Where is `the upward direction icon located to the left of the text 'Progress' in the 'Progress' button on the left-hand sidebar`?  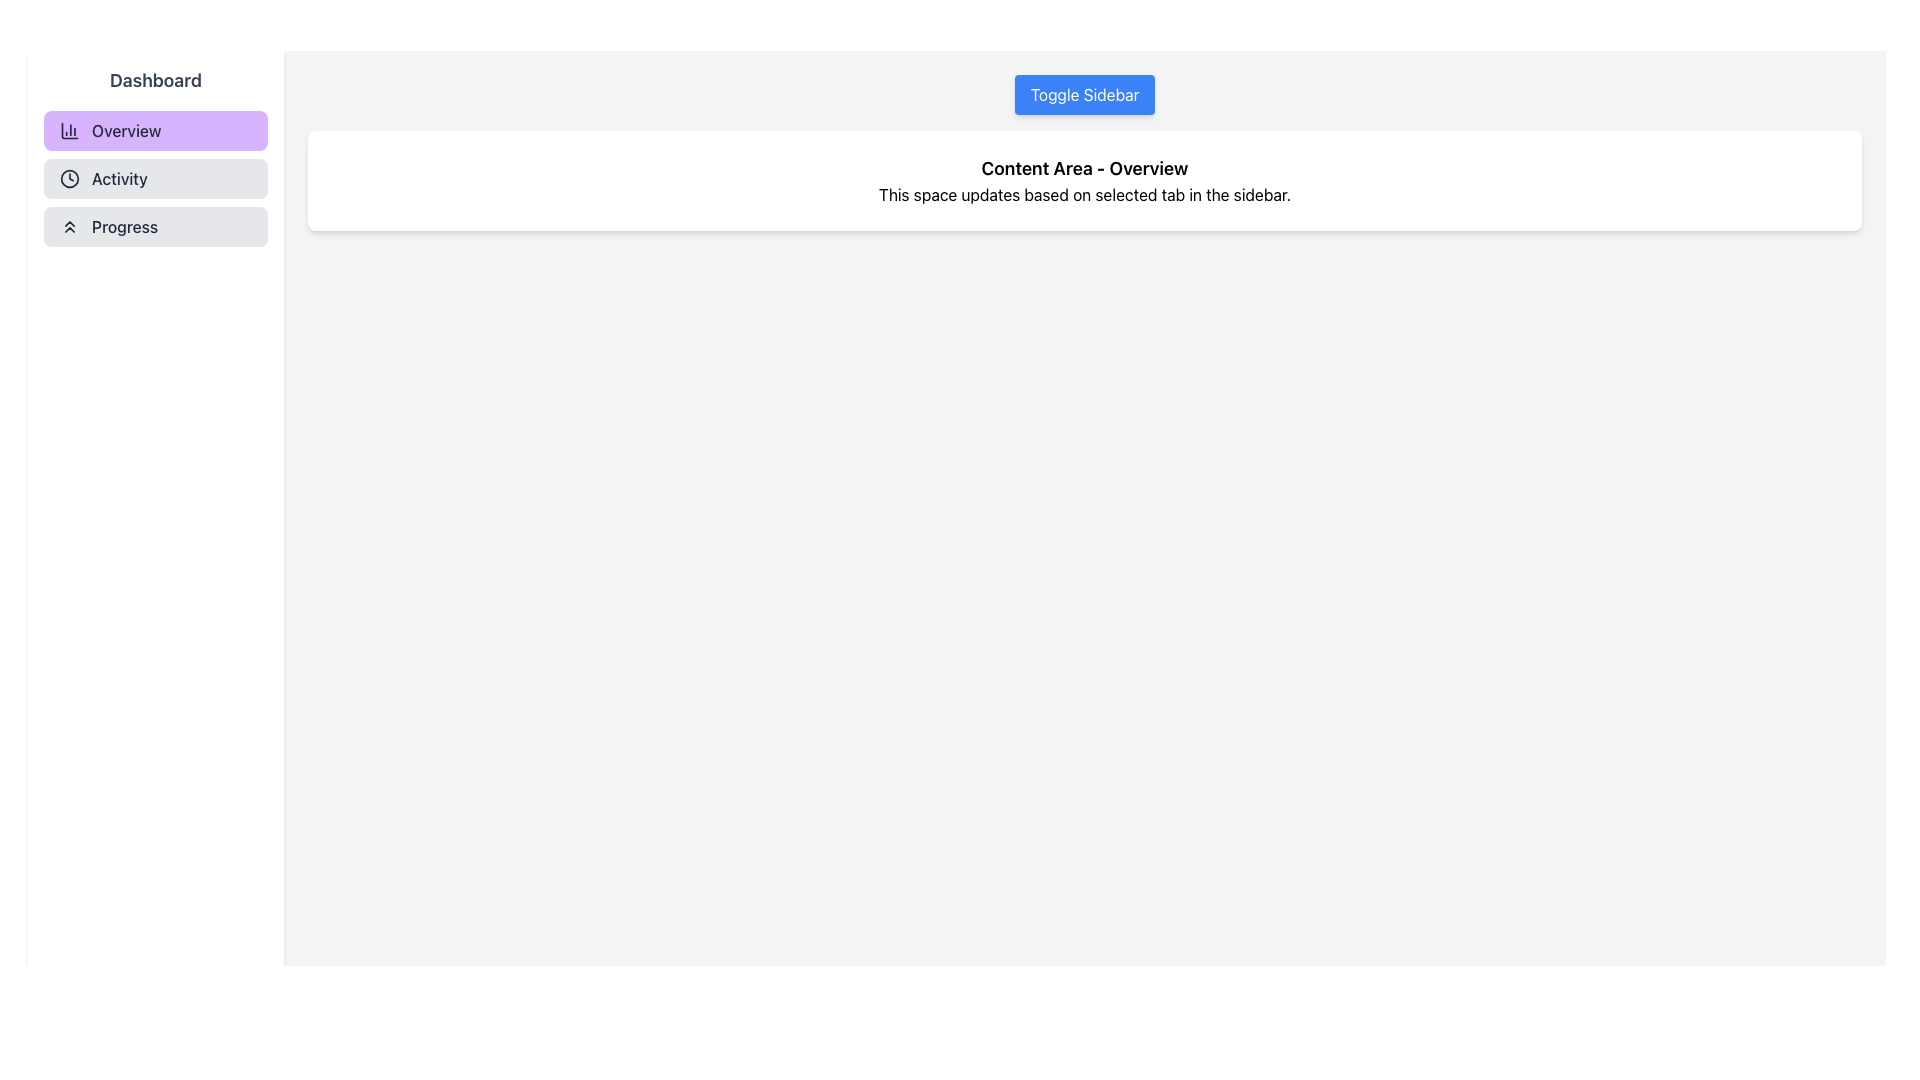
the upward direction icon located to the left of the text 'Progress' in the 'Progress' button on the left-hand sidebar is located at coordinates (70, 226).